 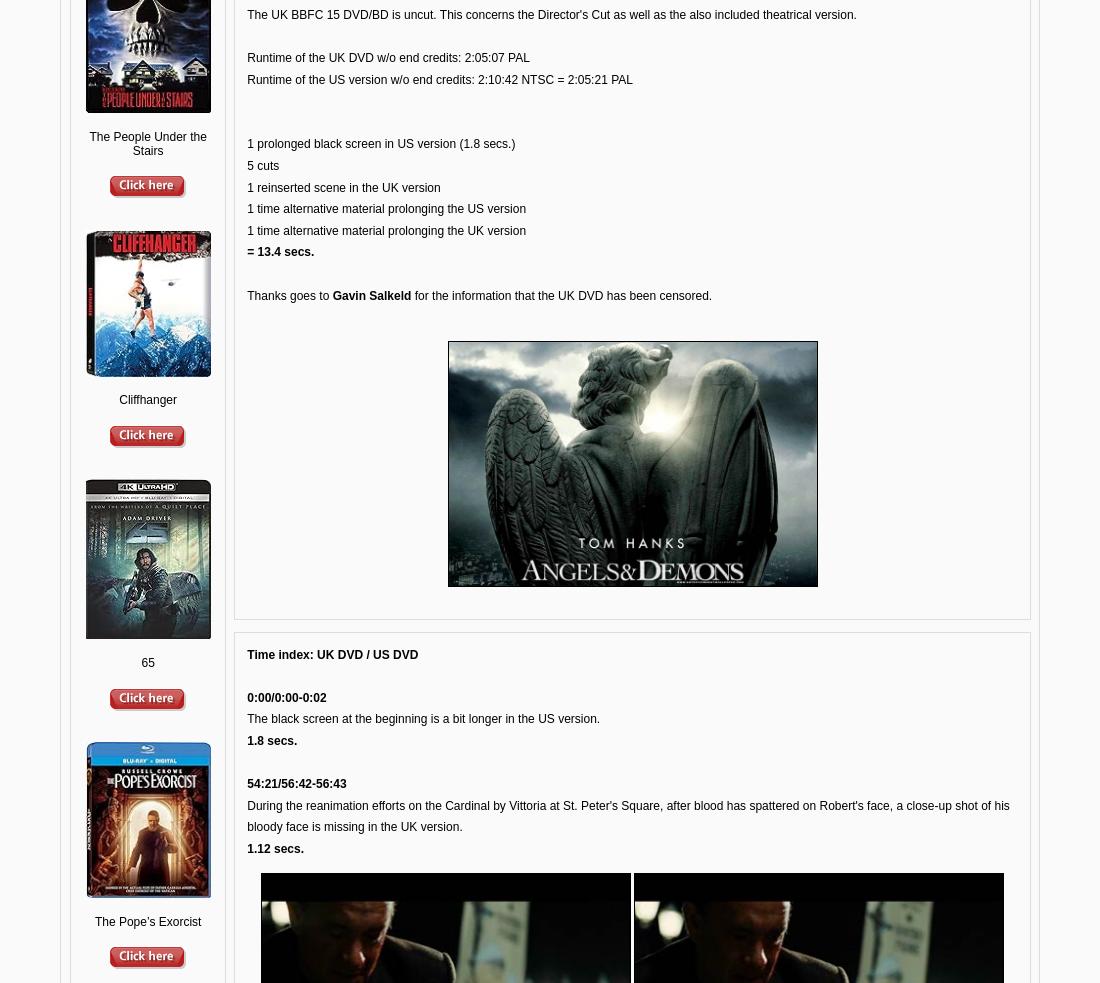 What do you see at coordinates (246, 56) in the screenshot?
I see `'Runtime of the UK DVD w/o end credits: 2:05:07 PAL'` at bounding box center [246, 56].